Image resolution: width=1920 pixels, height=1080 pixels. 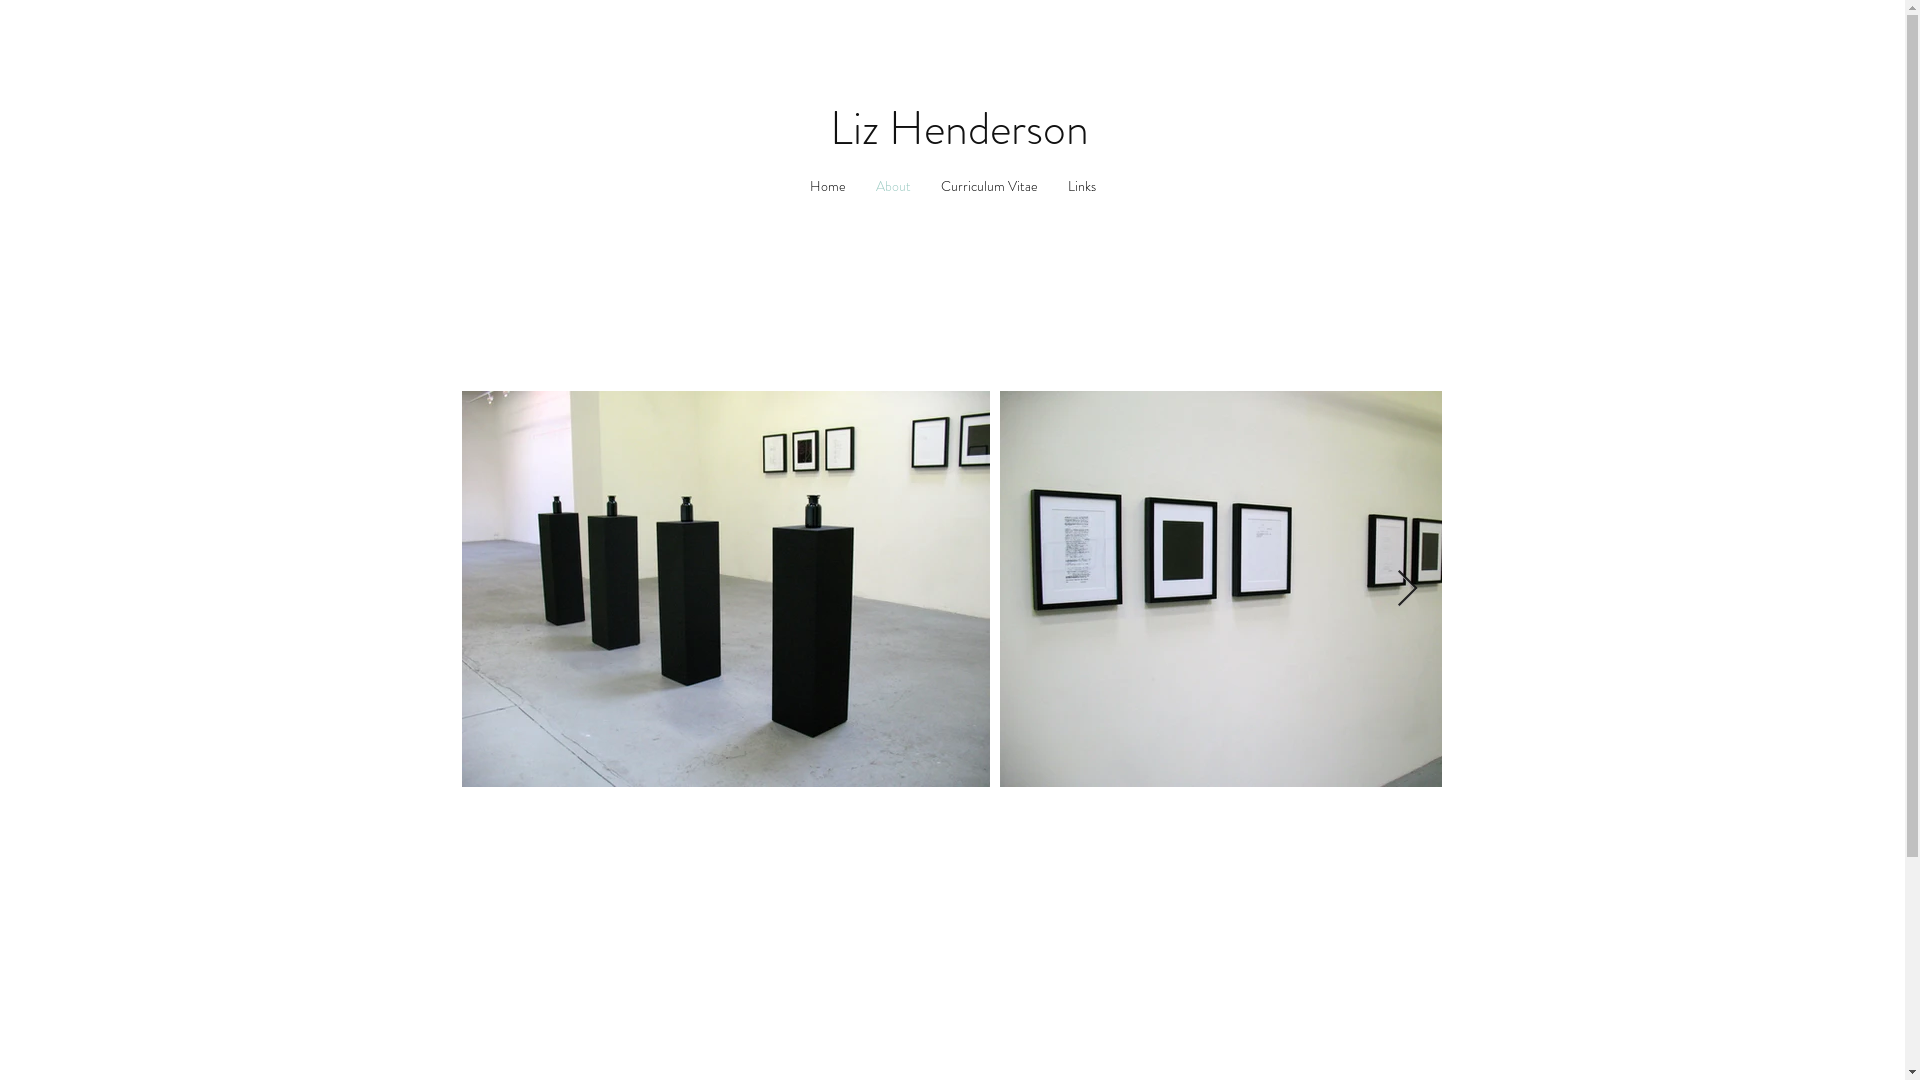 What do you see at coordinates (989, 186) in the screenshot?
I see `'Curriculum Vitae'` at bounding box center [989, 186].